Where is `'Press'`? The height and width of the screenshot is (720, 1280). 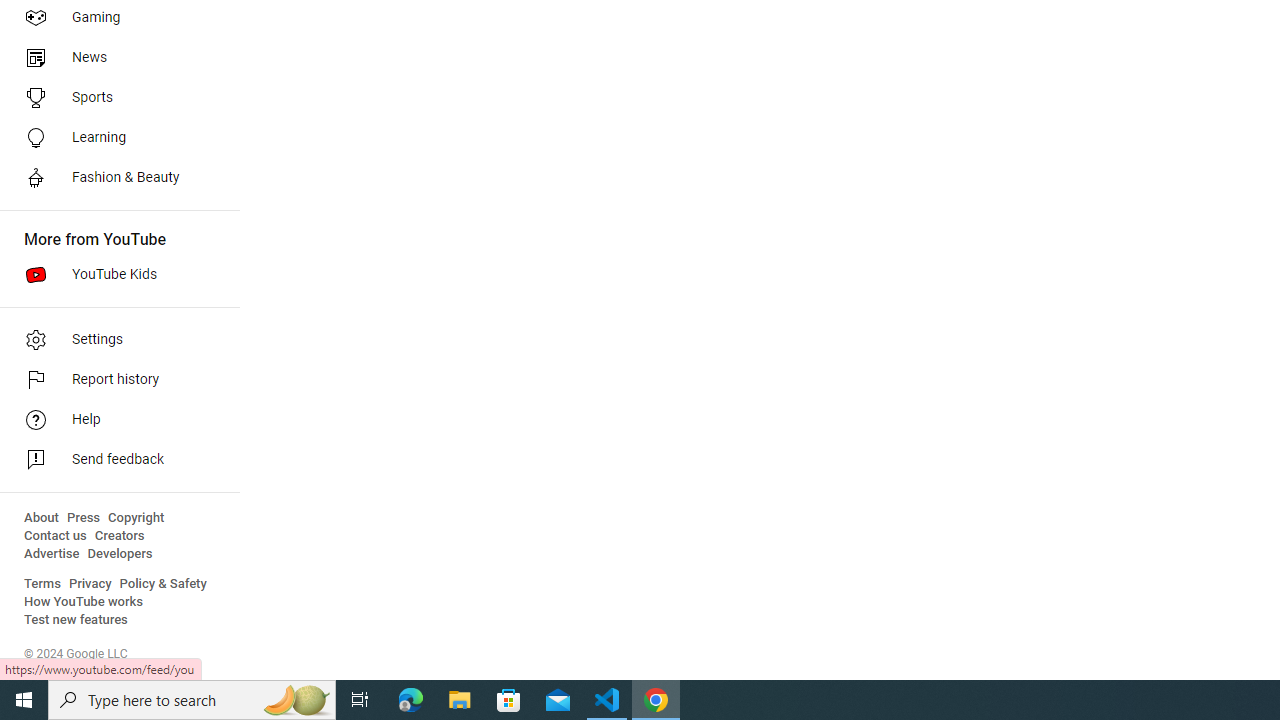 'Press' is located at coordinates (82, 517).